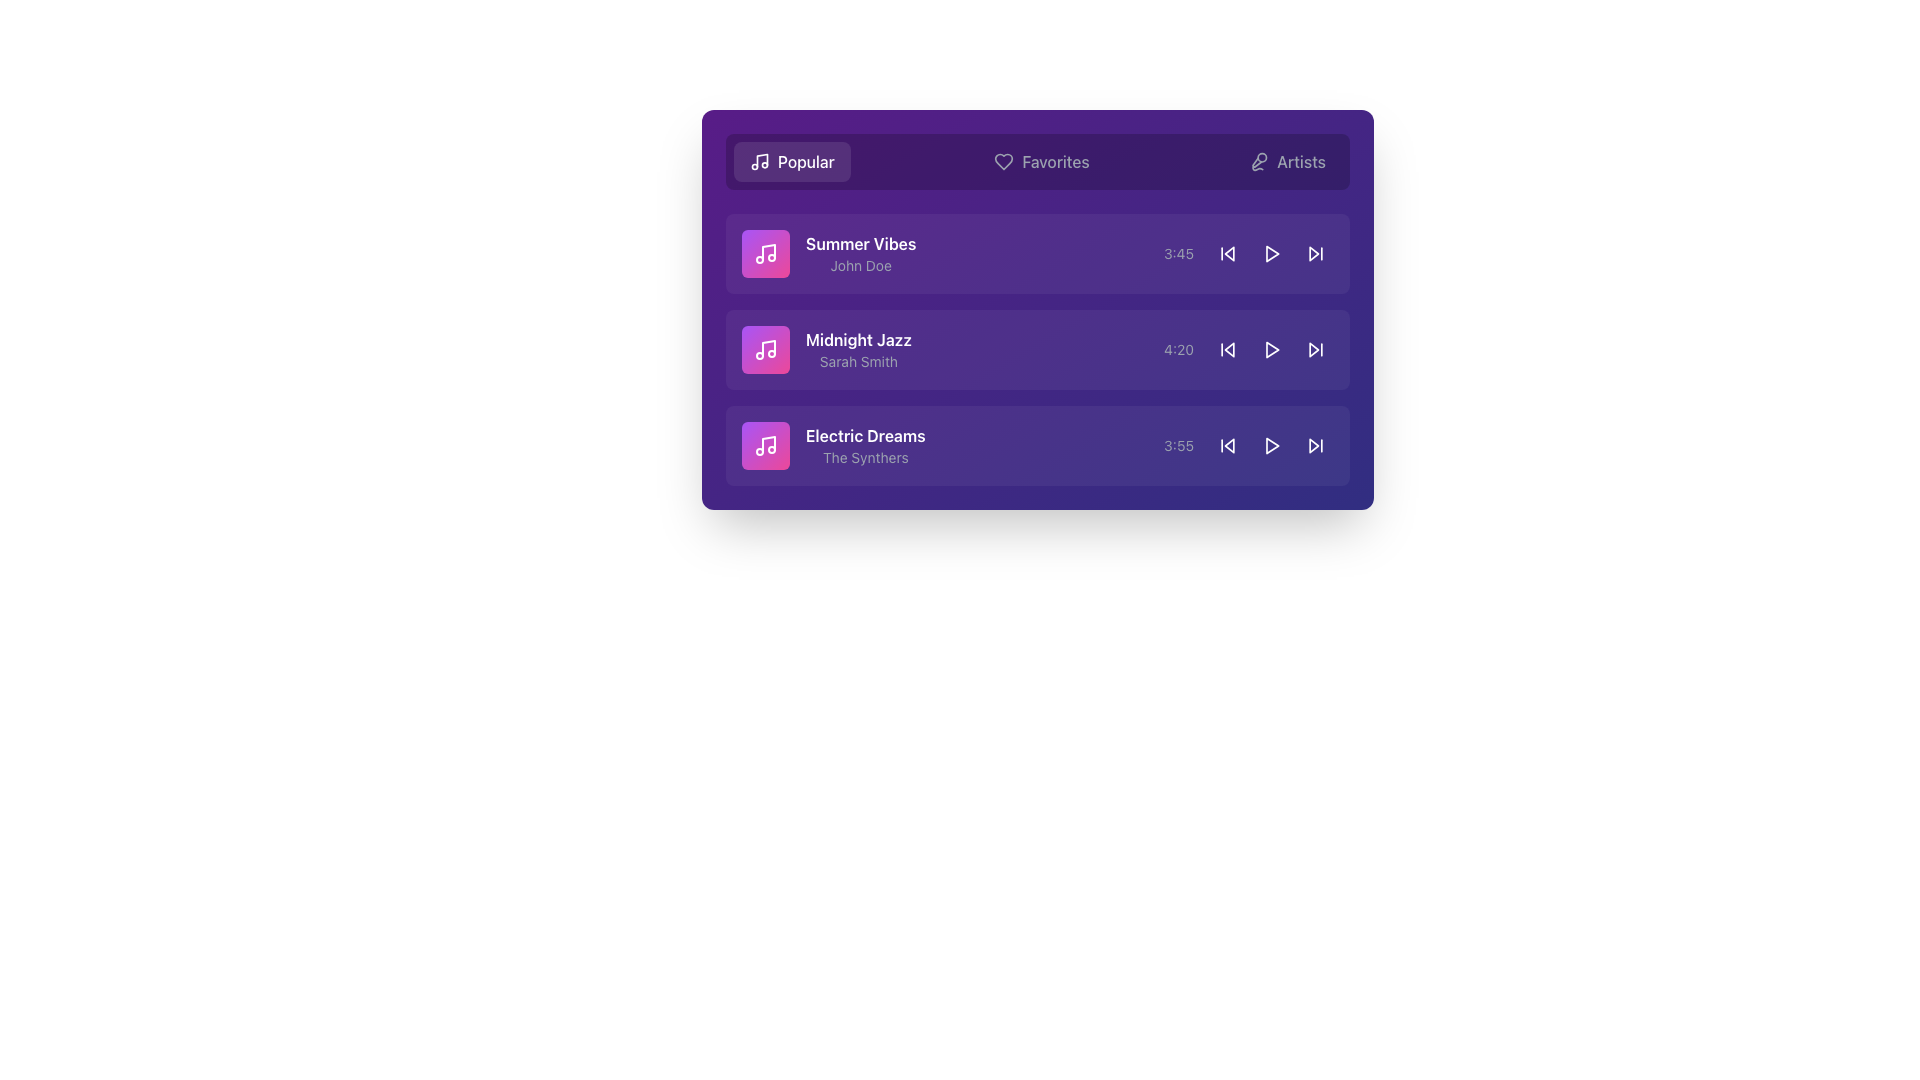  What do you see at coordinates (765, 253) in the screenshot?
I see `the musical note icon element located to the left of the 'Summer Vibes' and 'John Doe' text elements to initiate an action` at bounding box center [765, 253].